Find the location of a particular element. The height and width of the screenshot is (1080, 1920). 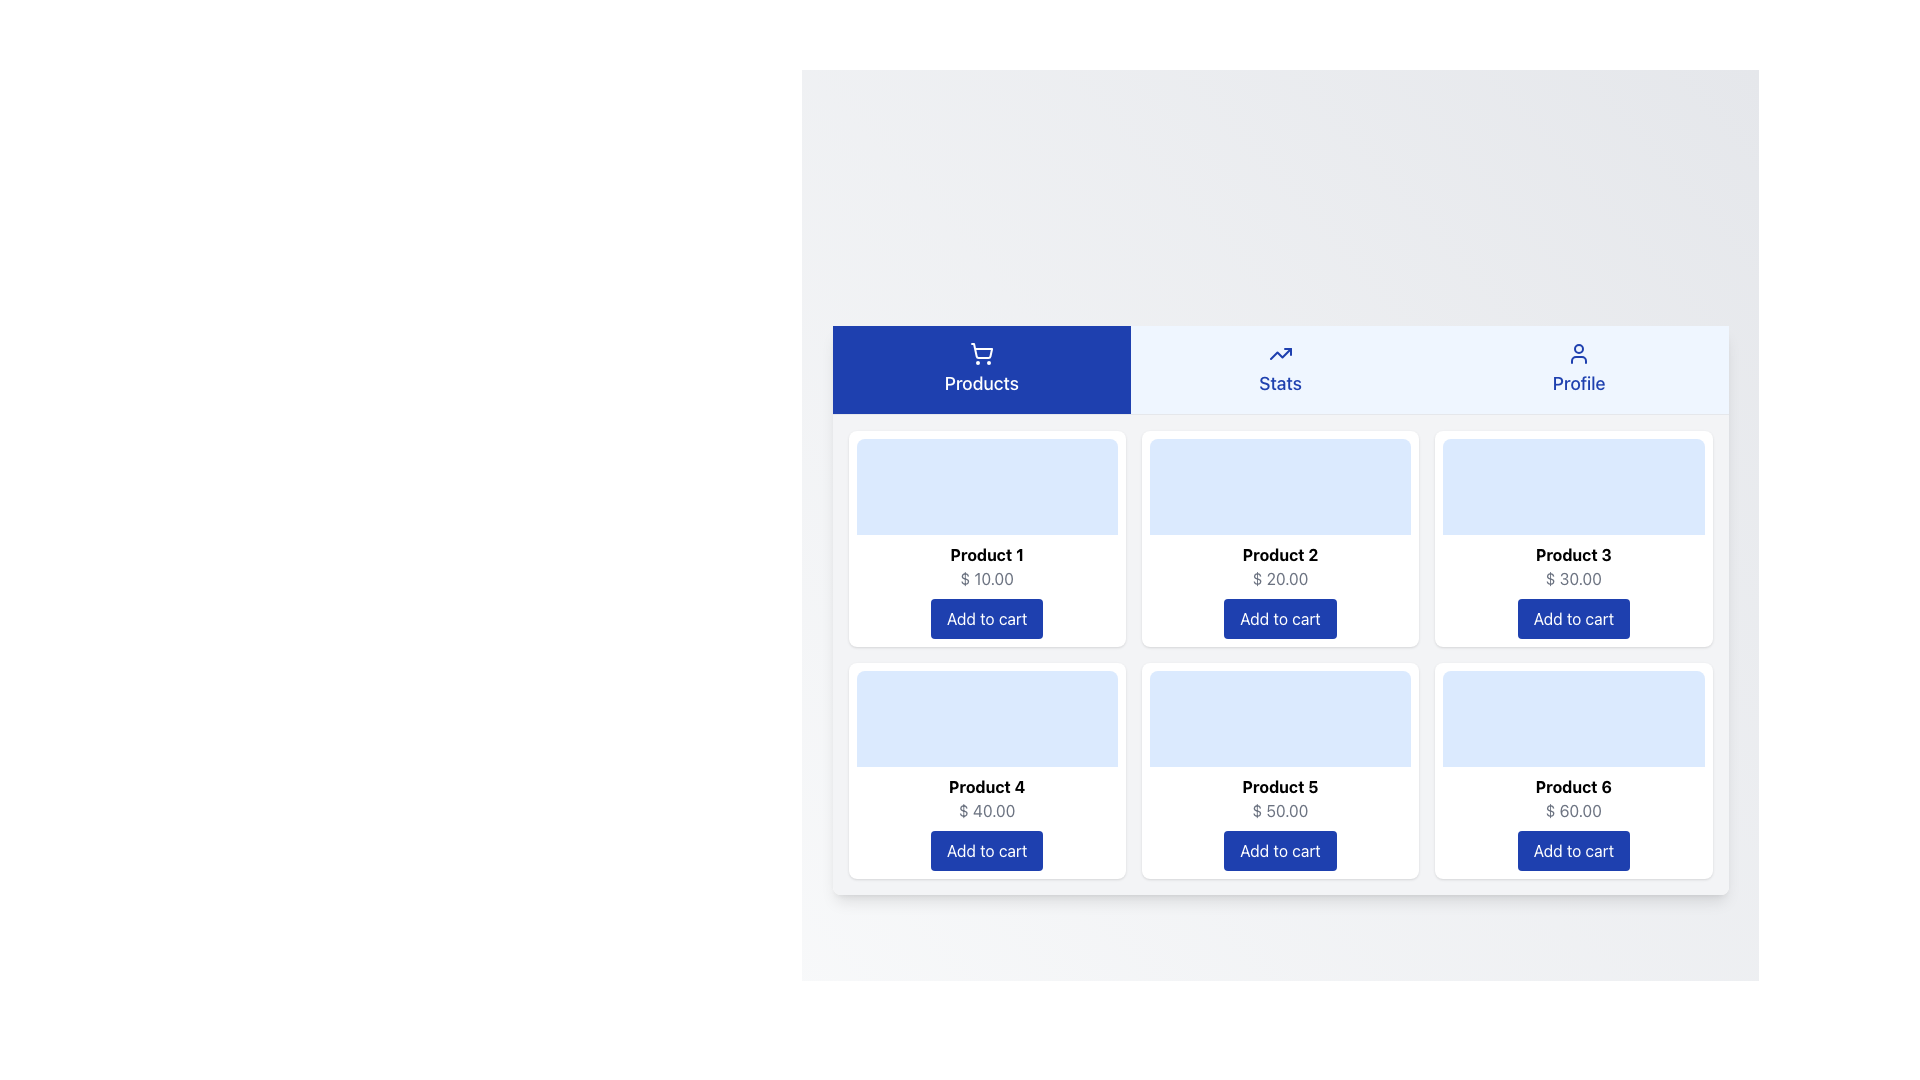

the 'Products' button located at the top-left of a row of three buttons, which also includes 'Stats' and 'Profile' is located at coordinates (981, 369).